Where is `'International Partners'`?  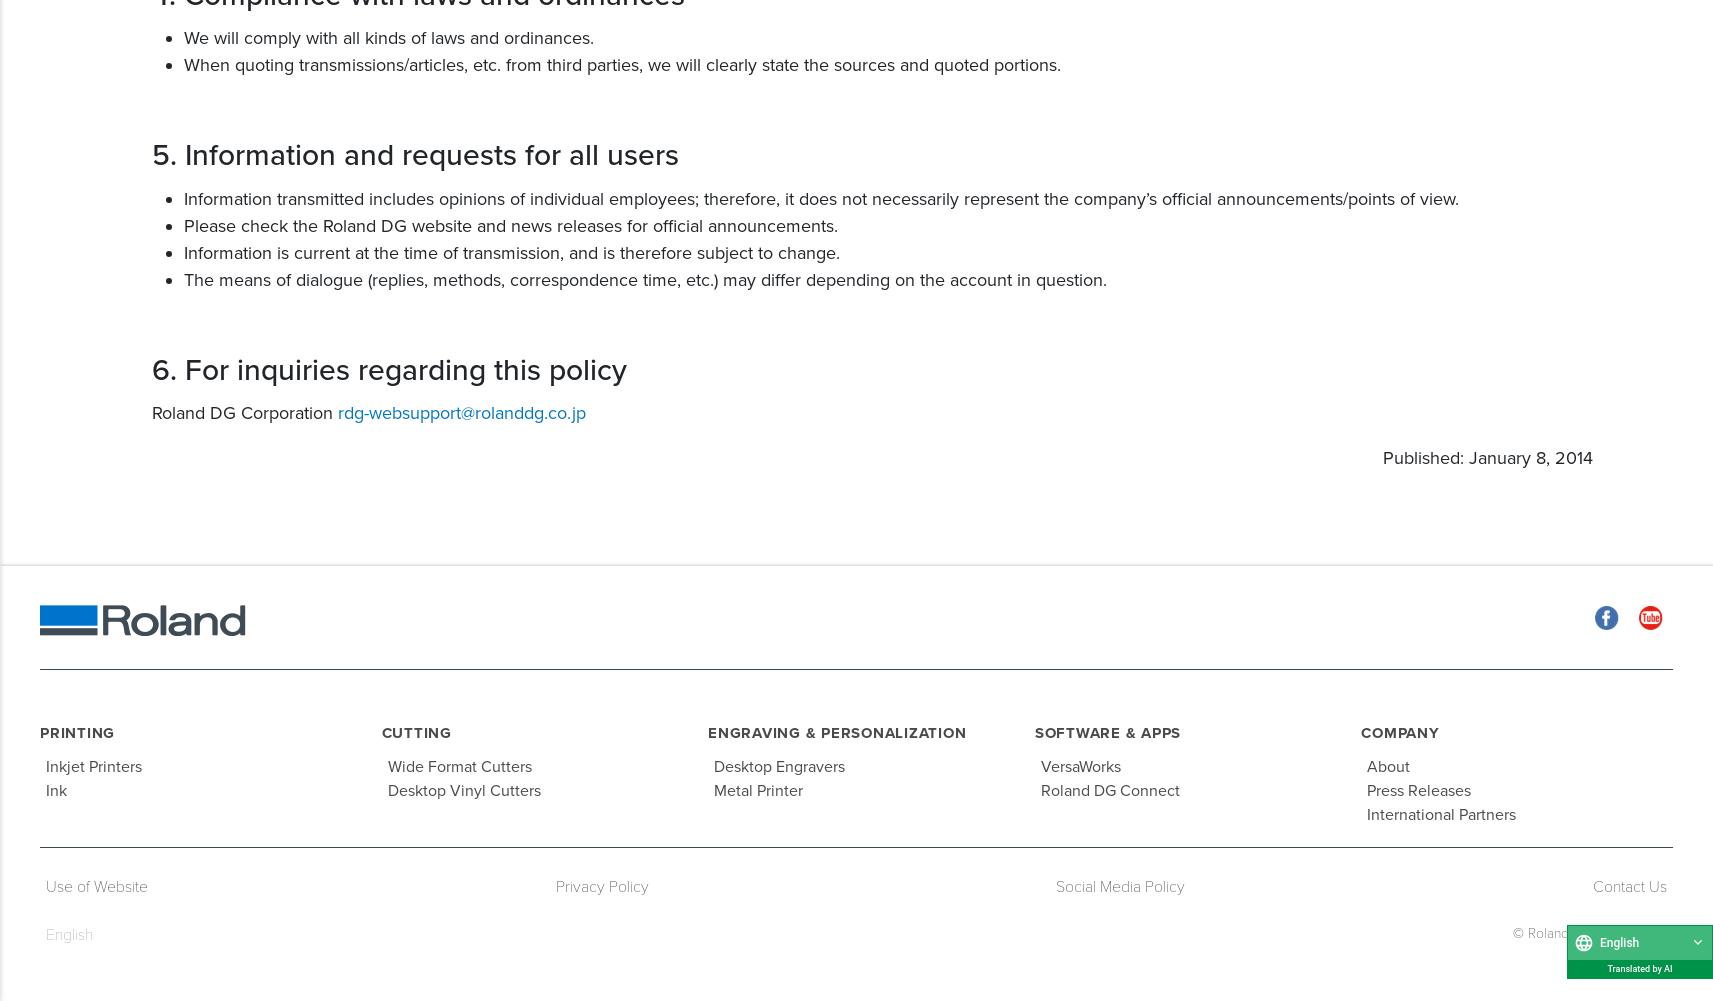 'International Partners' is located at coordinates (1440, 813).